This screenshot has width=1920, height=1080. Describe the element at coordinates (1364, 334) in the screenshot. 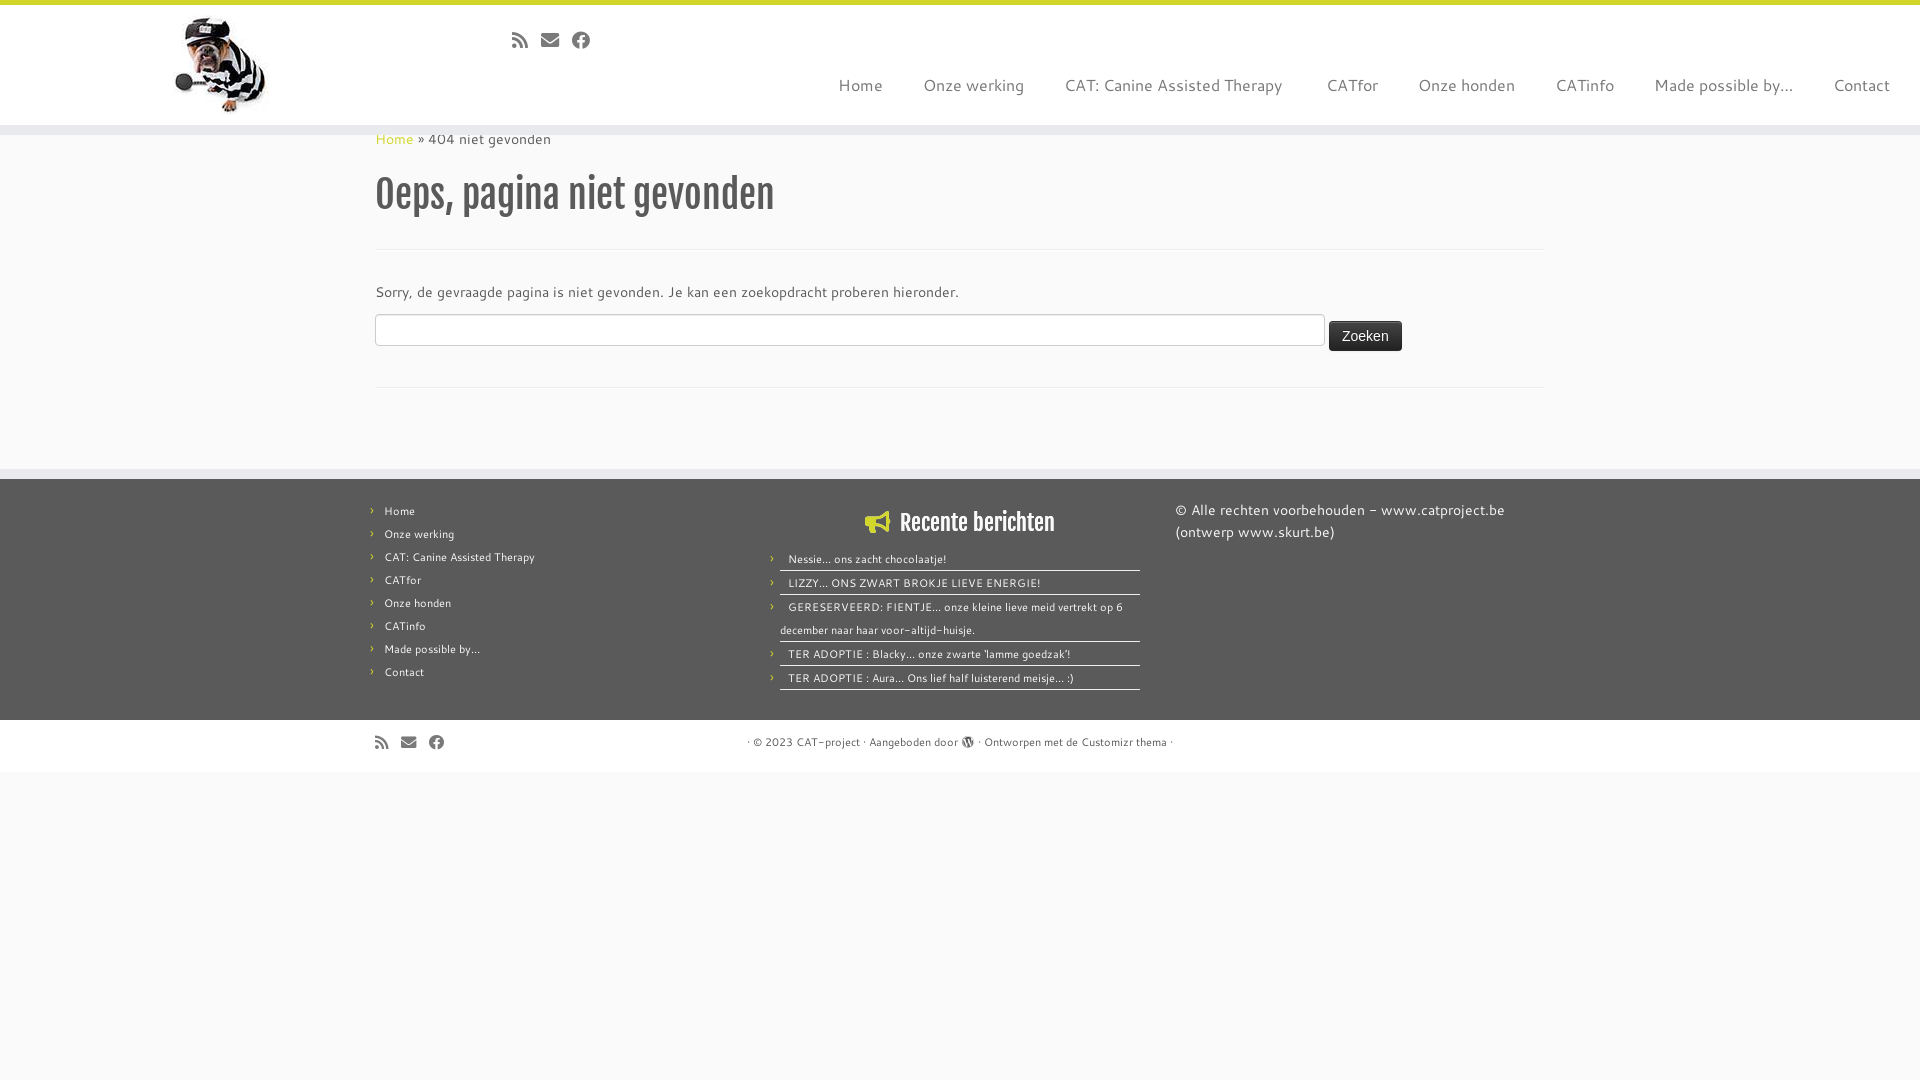

I see `'Zoeken'` at that location.